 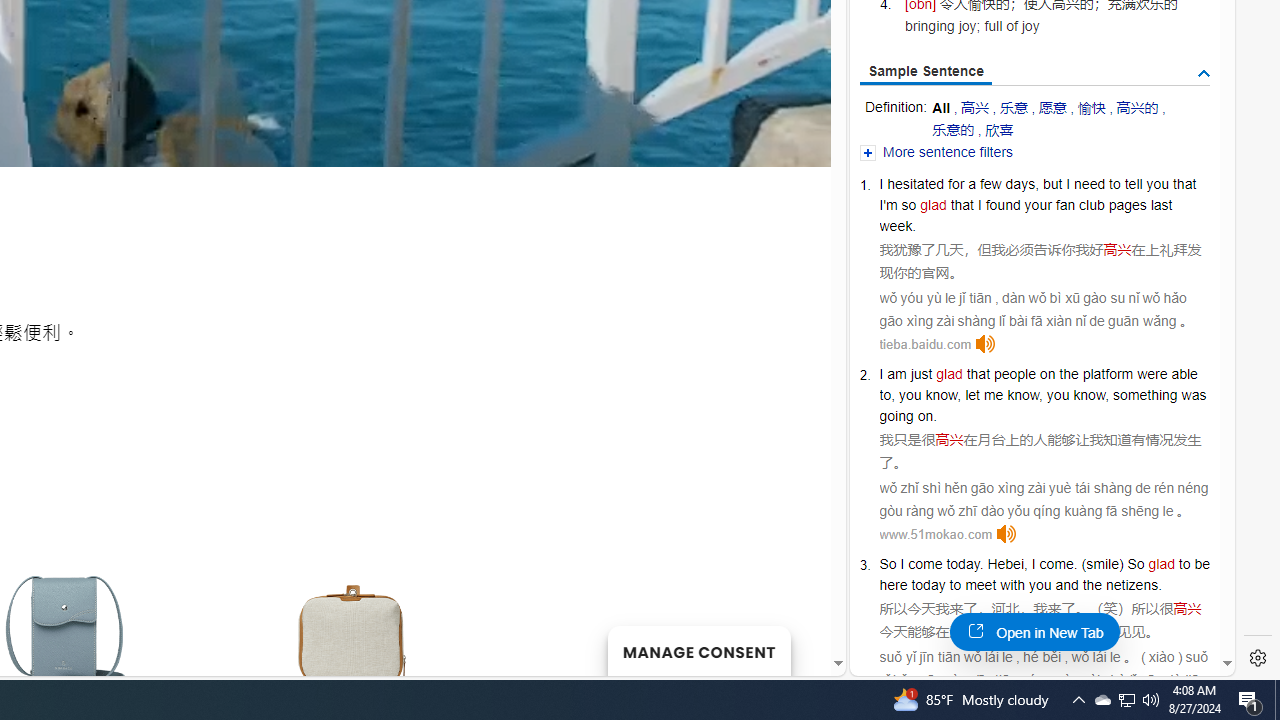 What do you see at coordinates (1083, 563) in the screenshot?
I see `'('` at bounding box center [1083, 563].